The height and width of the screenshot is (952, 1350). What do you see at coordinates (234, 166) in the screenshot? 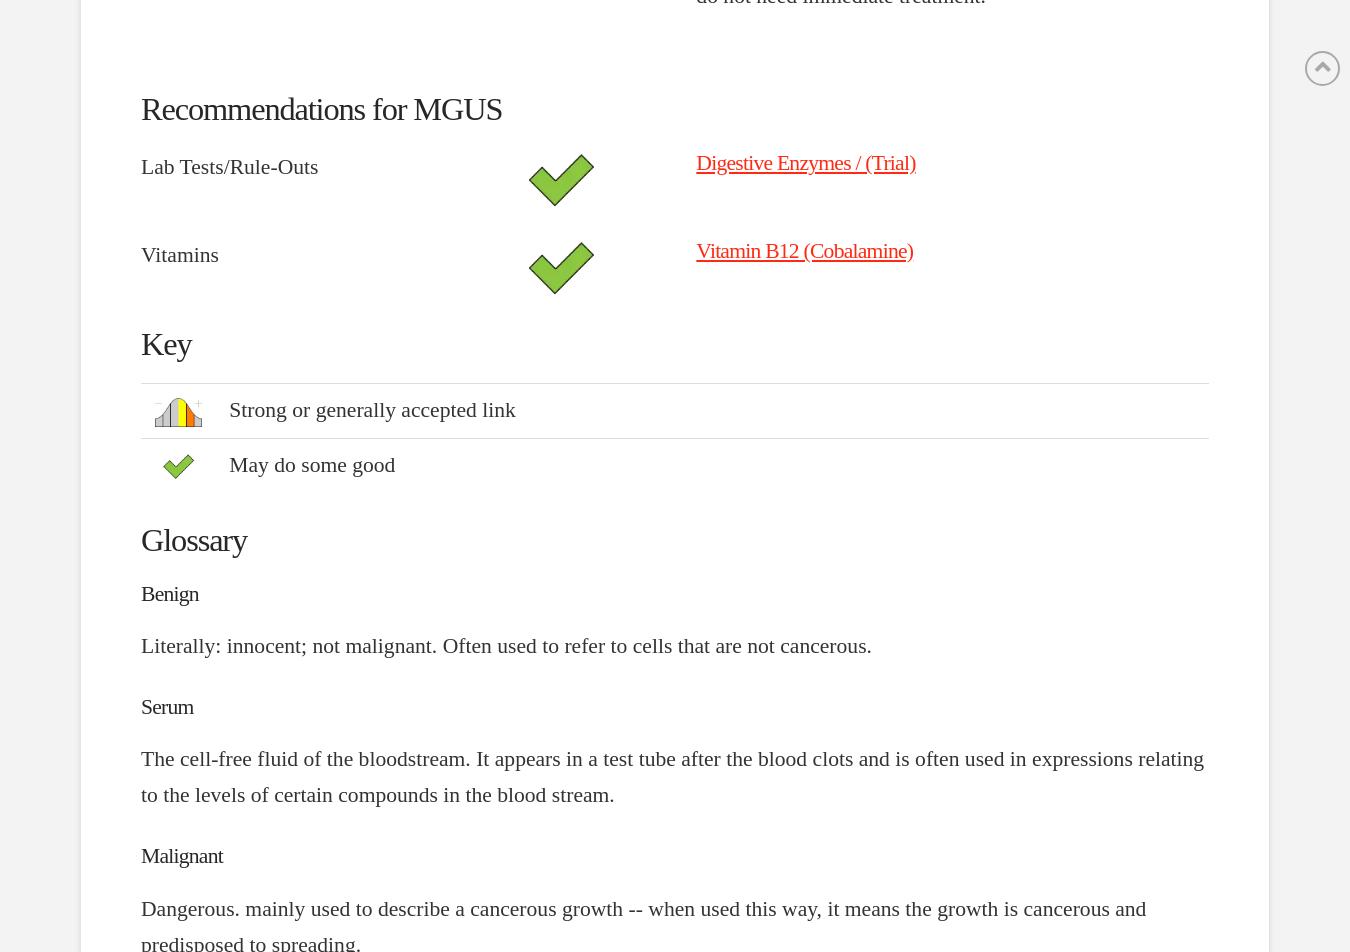
I see `'Lab Tests/Rule-Outs'` at bounding box center [234, 166].